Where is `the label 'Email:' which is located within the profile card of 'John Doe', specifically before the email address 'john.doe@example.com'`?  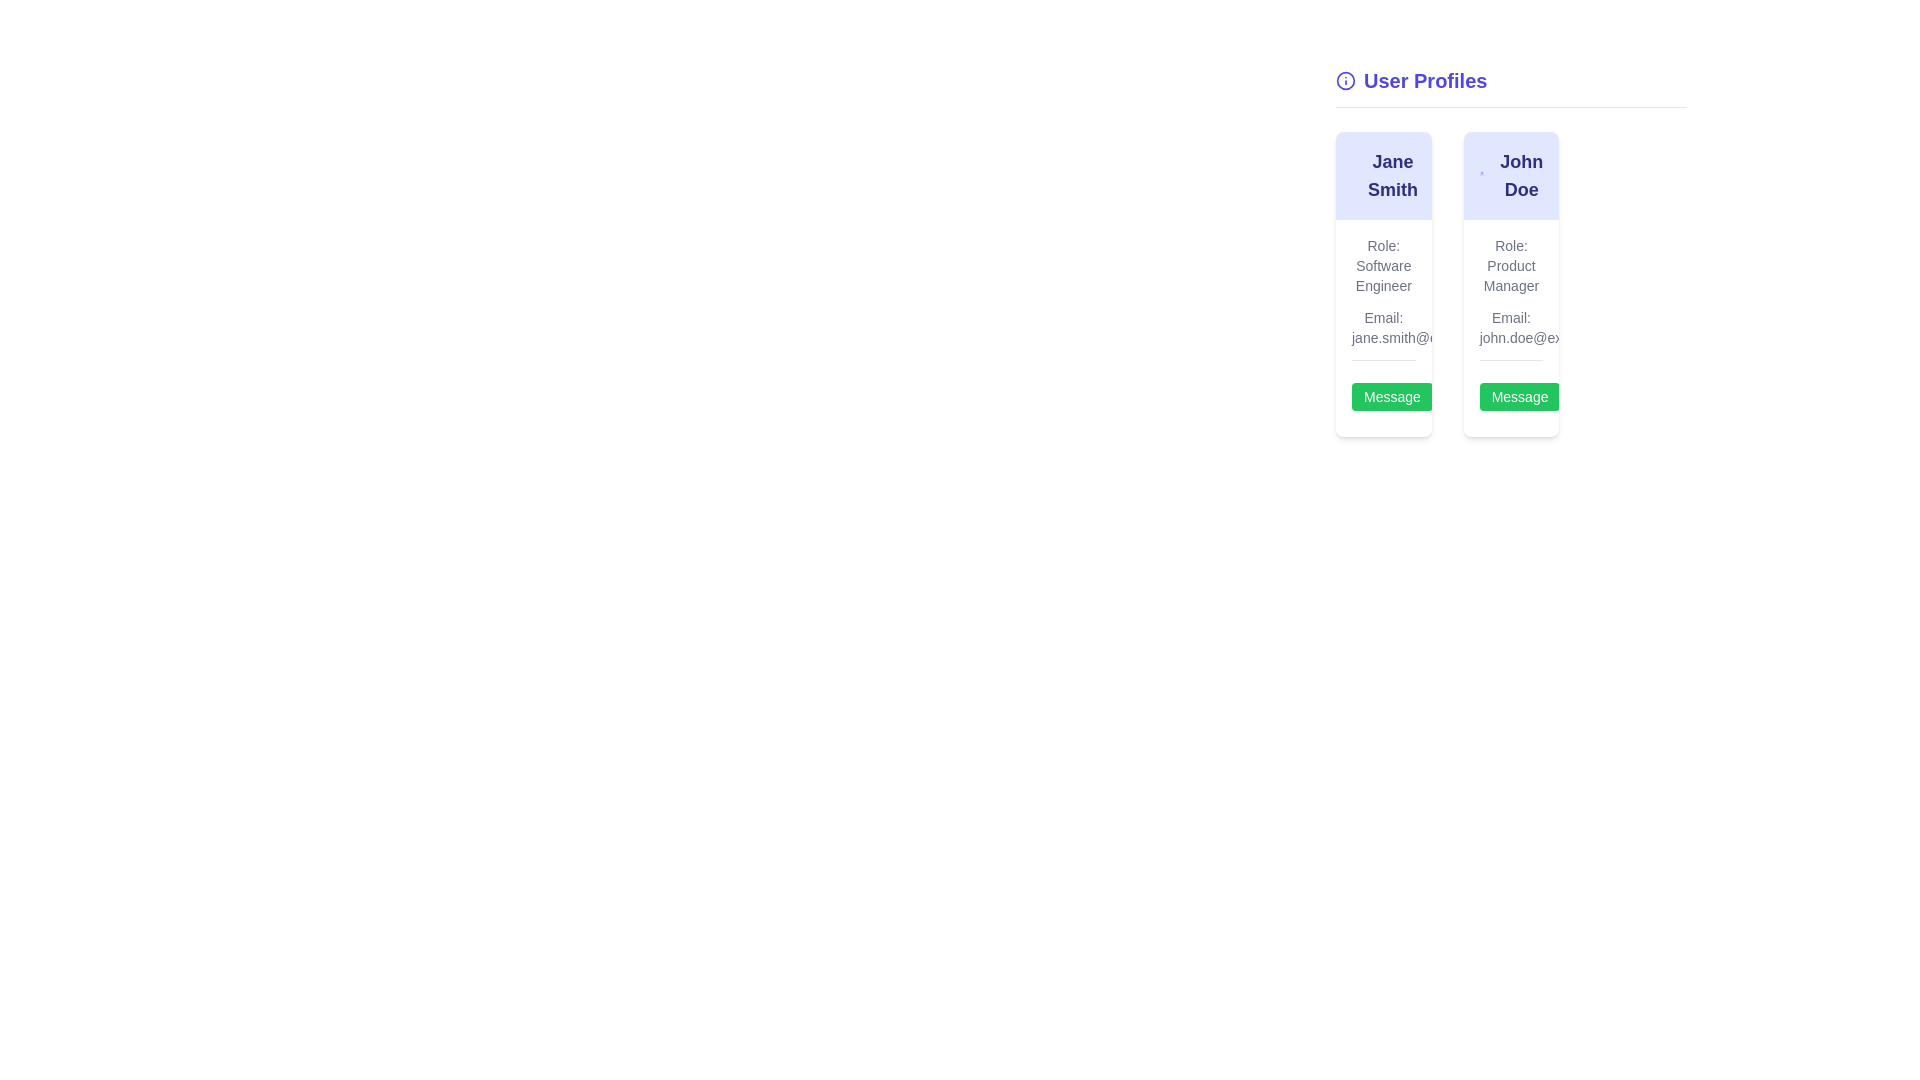
the label 'Email:' which is located within the profile card of 'John Doe', specifically before the email address 'john.doe@example.com' is located at coordinates (1511, 316).